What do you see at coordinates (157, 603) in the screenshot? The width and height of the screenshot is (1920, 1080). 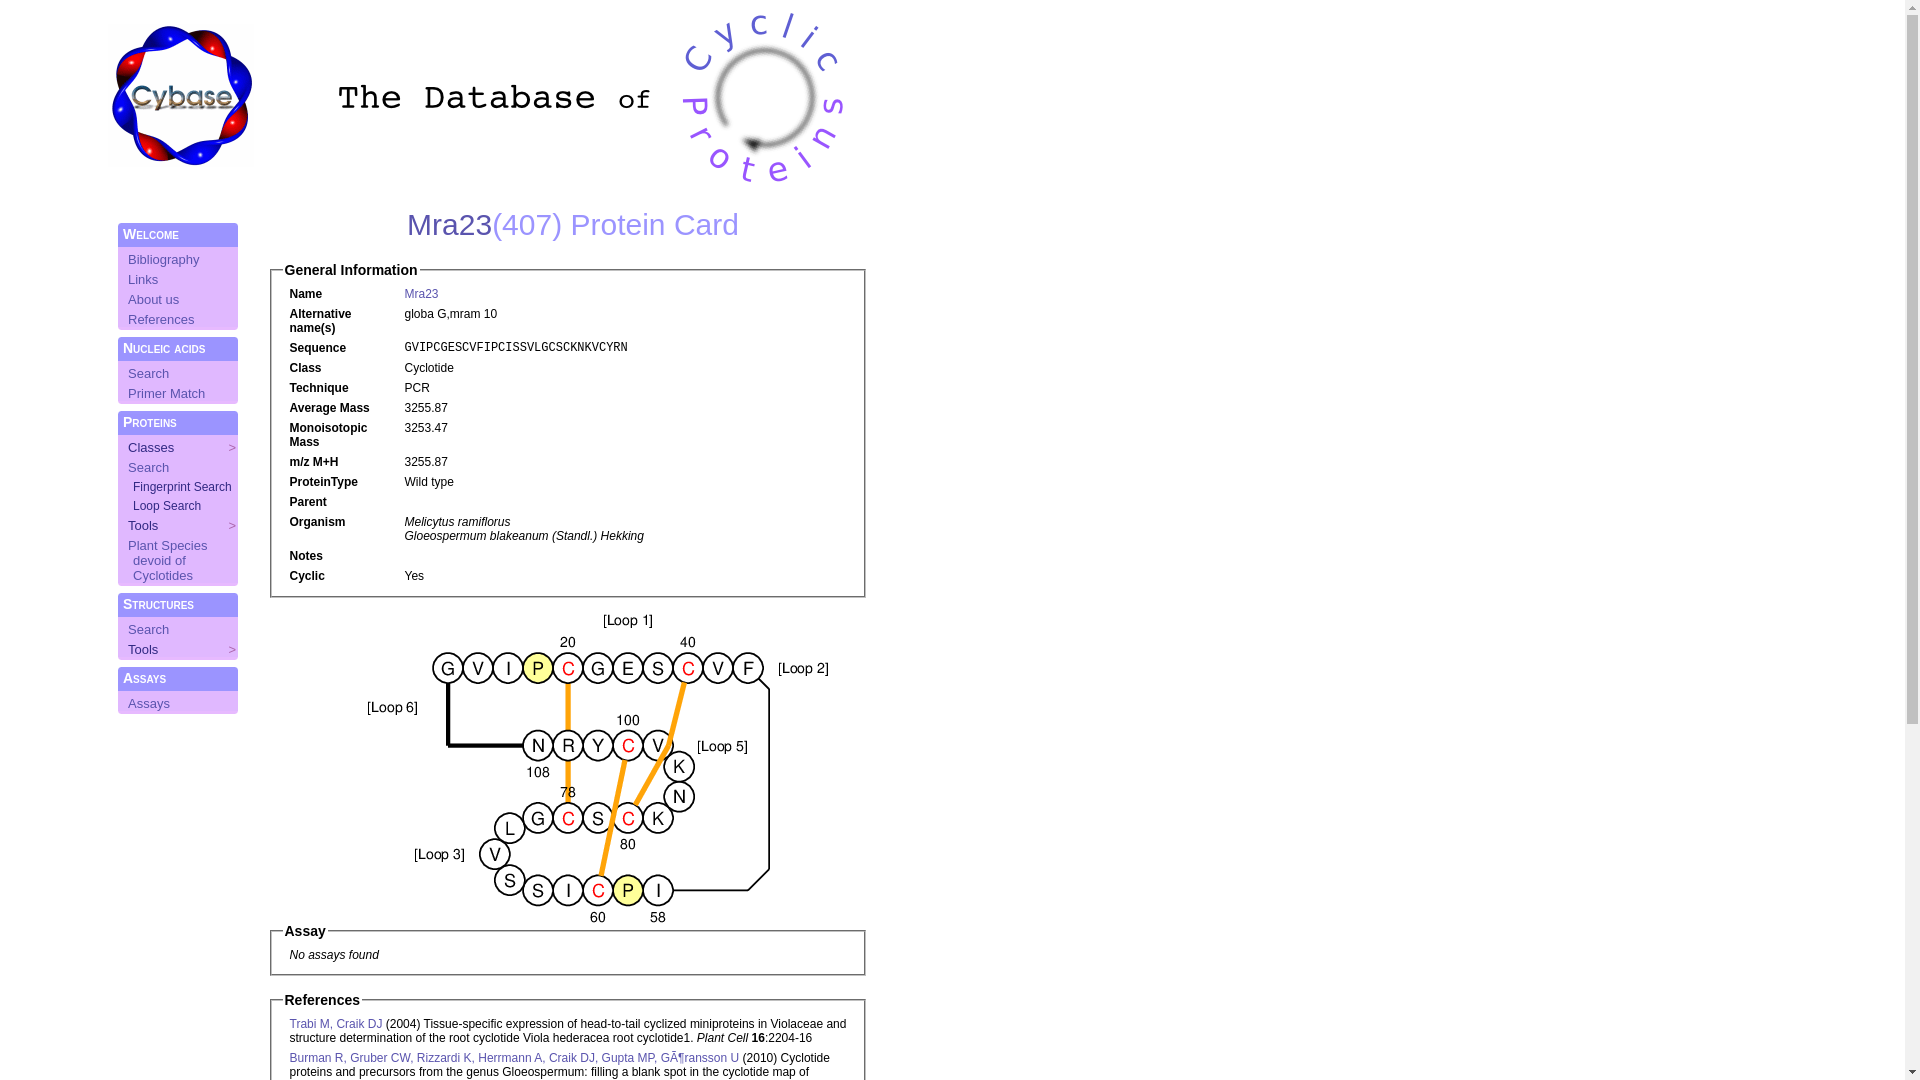 I see `'Structures'` at bounding box center [157, 603].